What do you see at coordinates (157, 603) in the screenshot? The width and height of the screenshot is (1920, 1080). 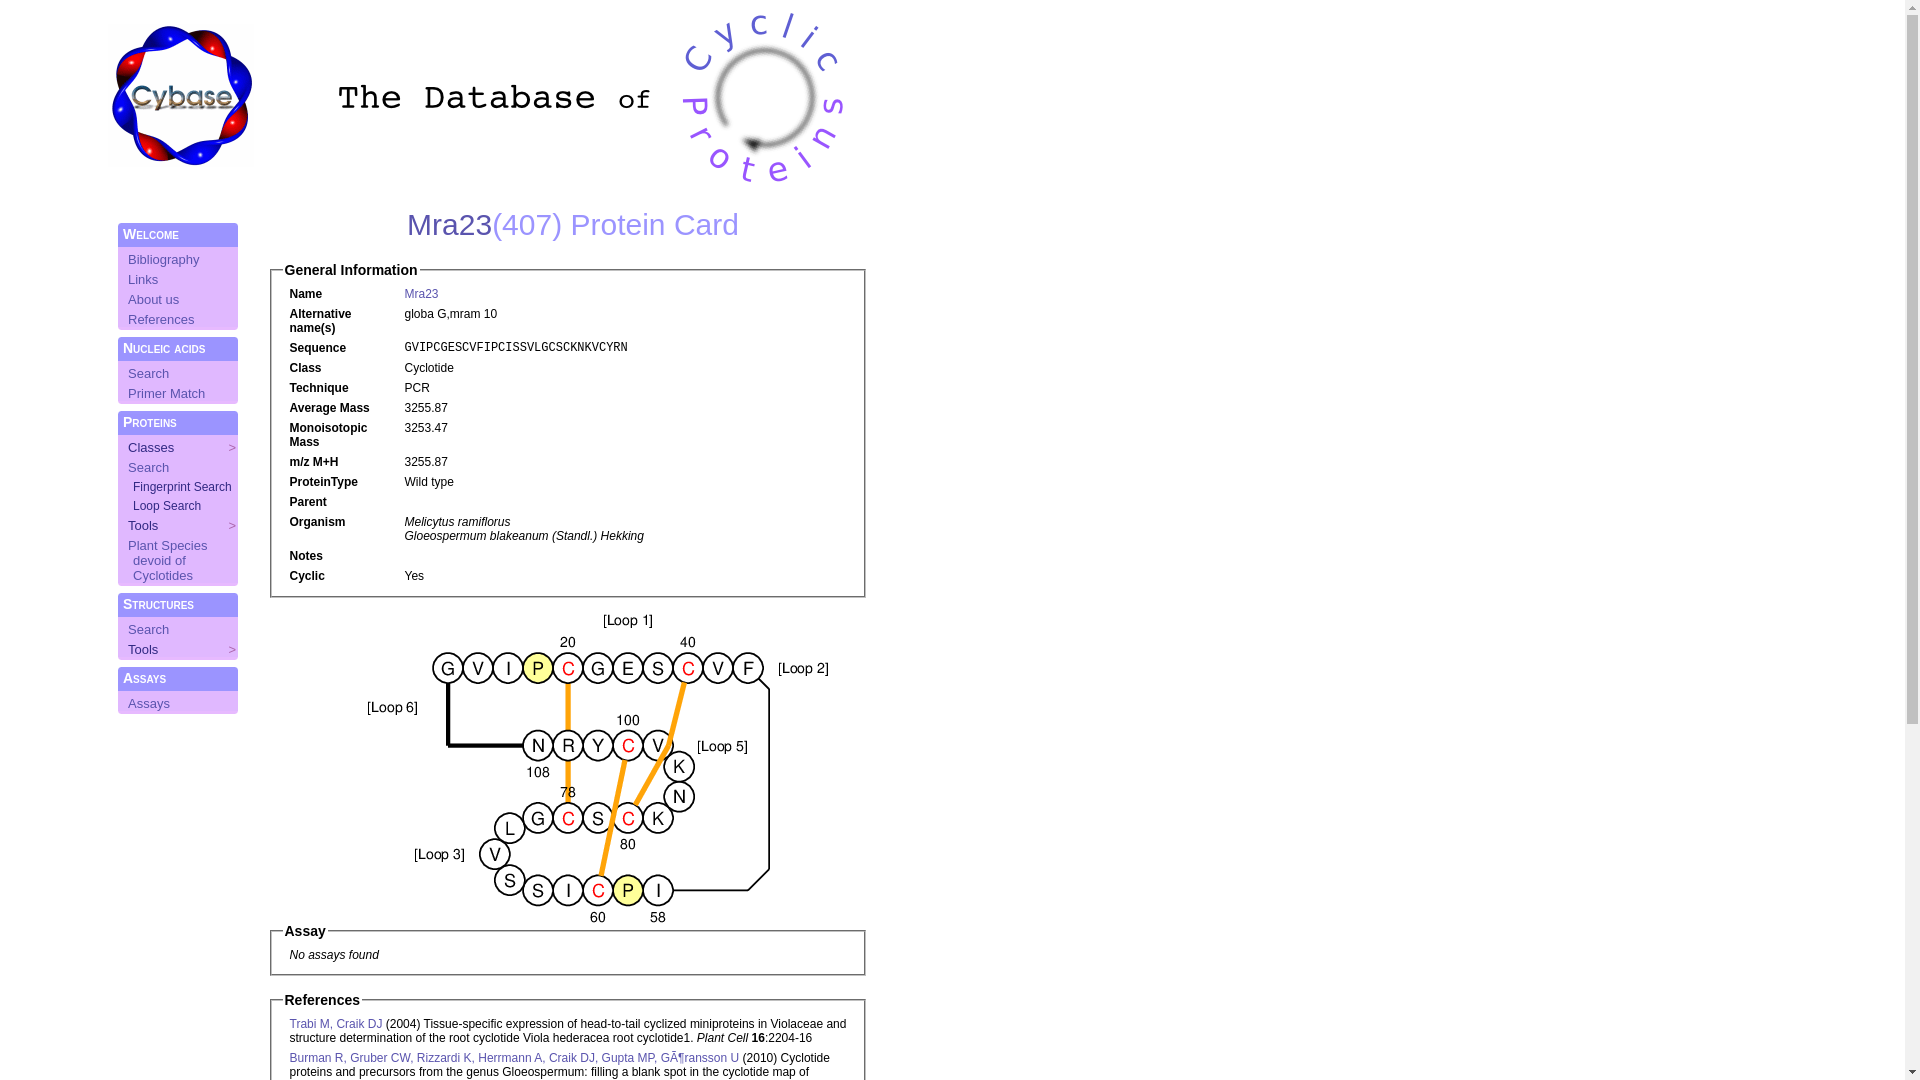 I see `'Structures'` at bounding box center [157, 603].